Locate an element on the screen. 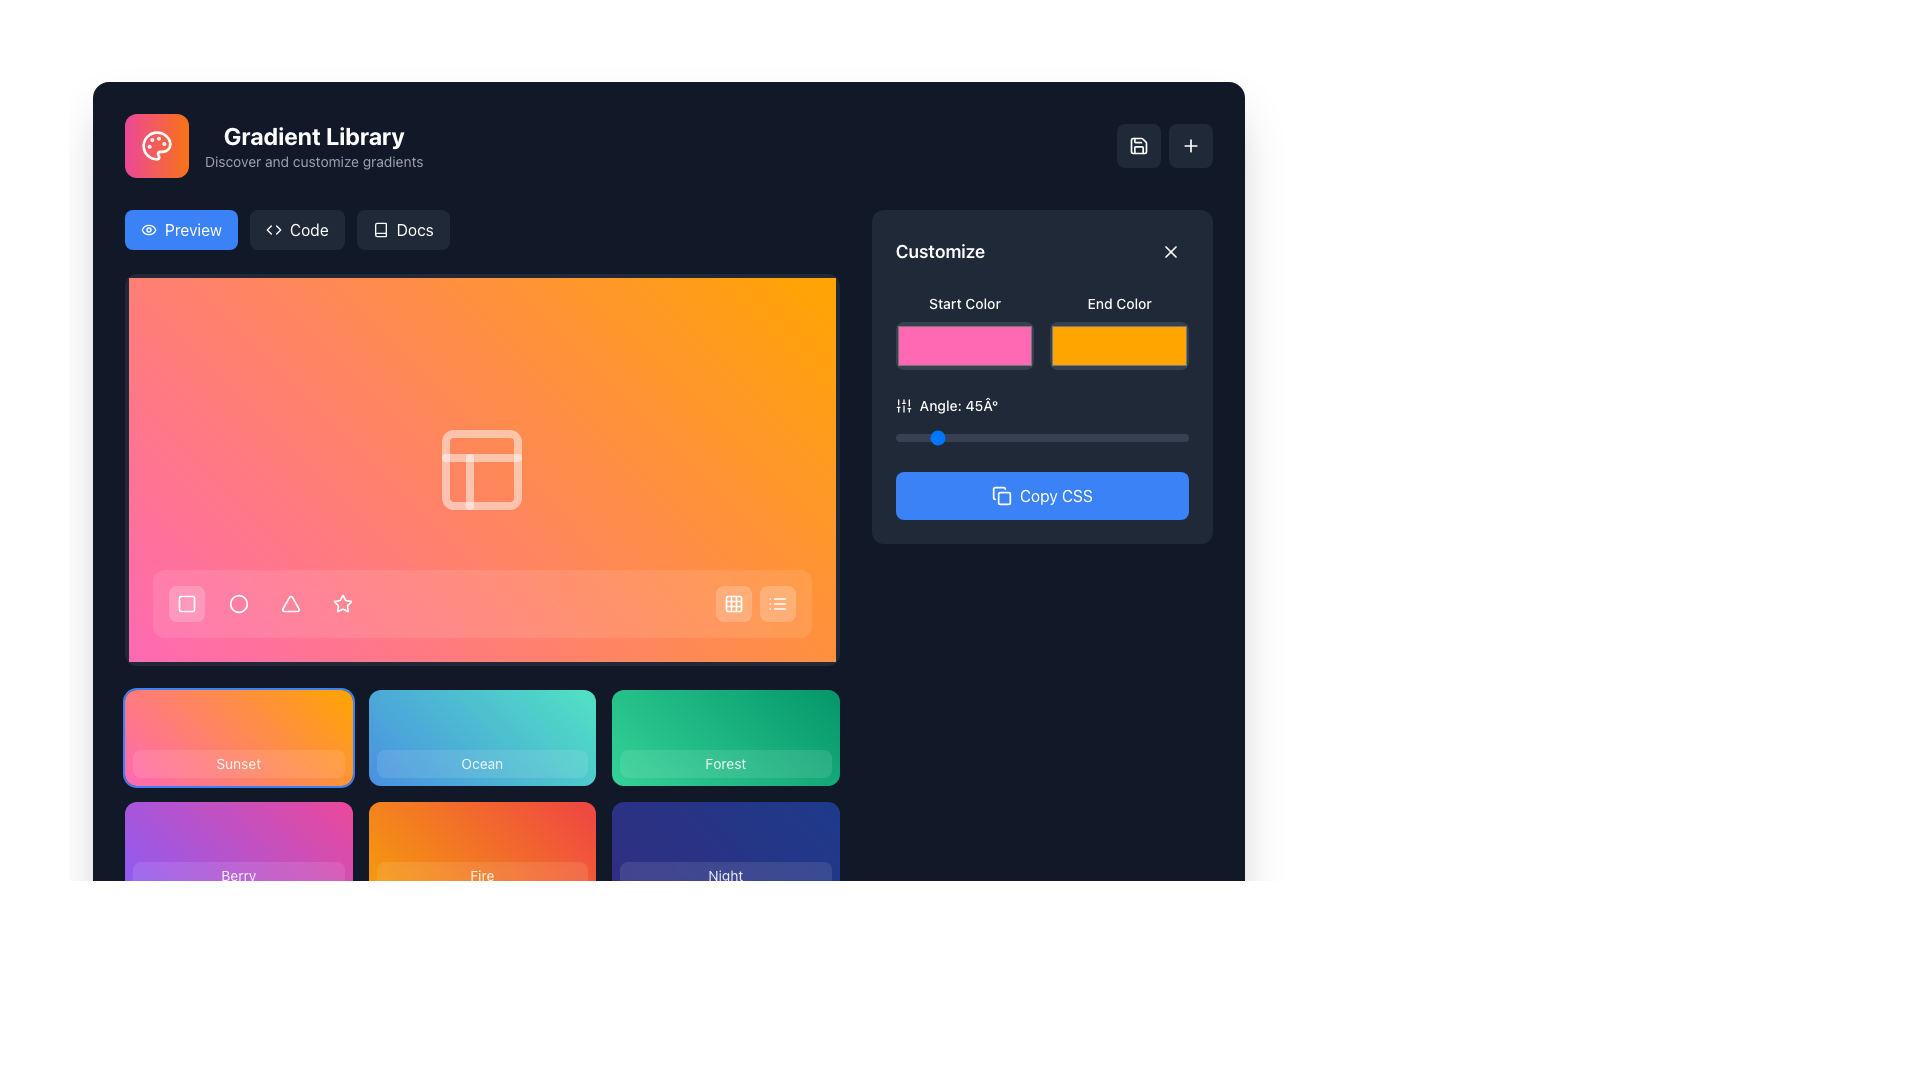  the 'End Color' color picker element is located at coordinates (1118, 331).